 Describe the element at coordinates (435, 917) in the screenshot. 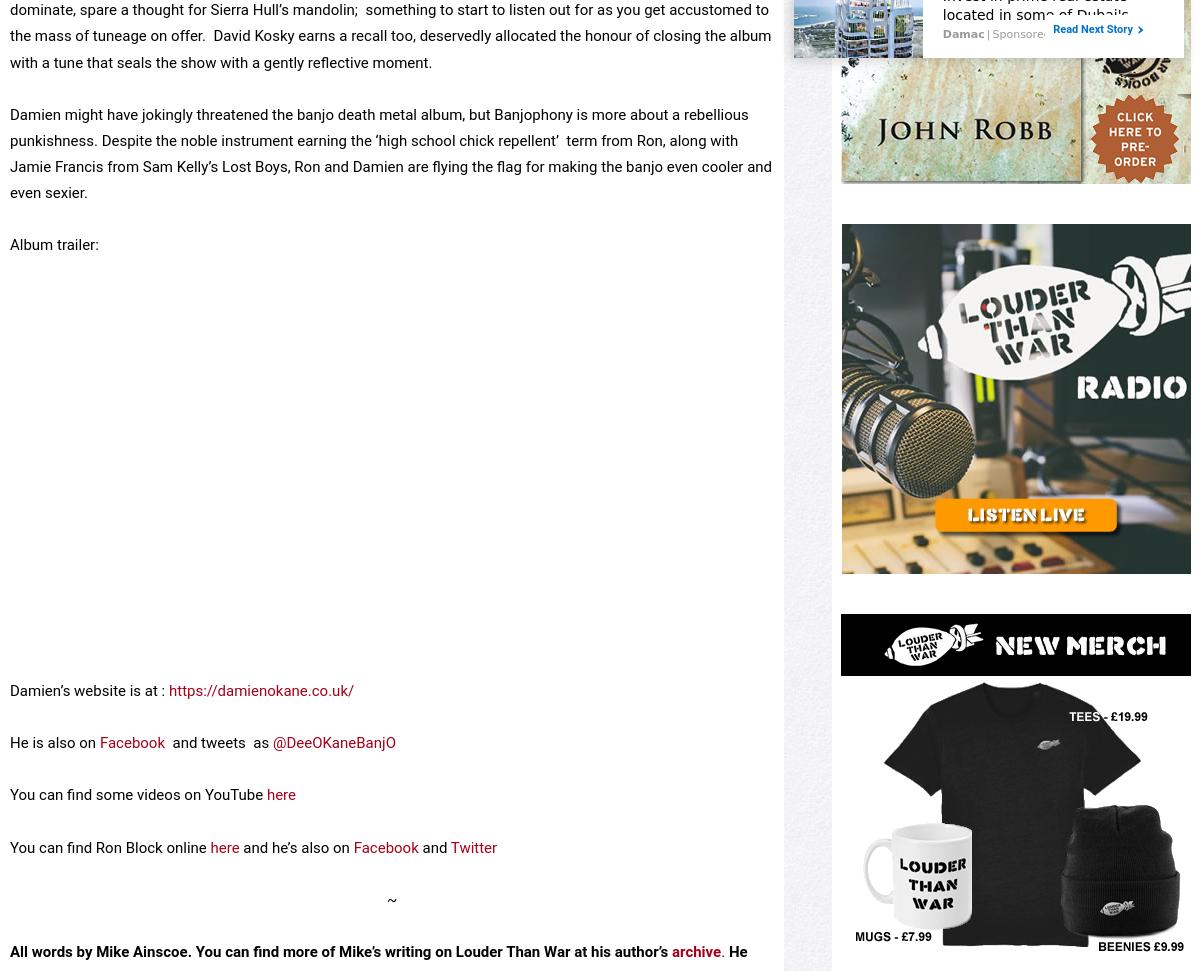

I see `'and'` at that location.